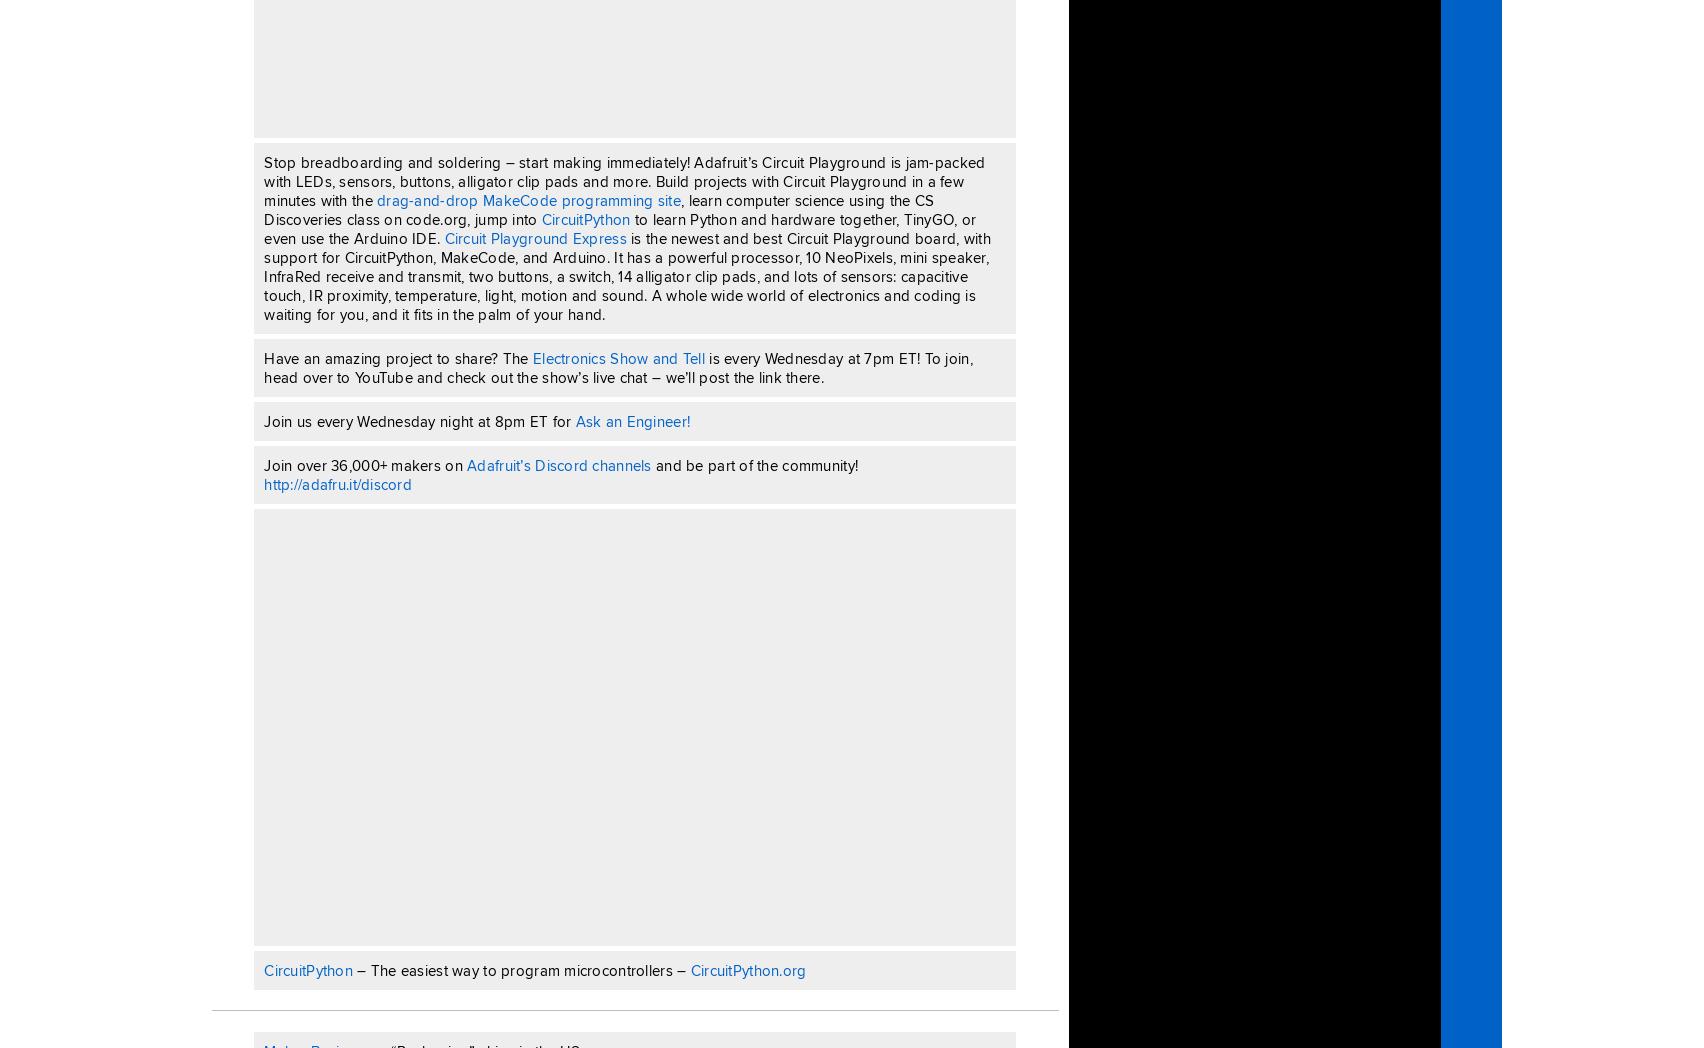  What do you see at coordinates (535, 237) in the screenshot?
I see `'Circuit Playground Express'` at bounding box center [535, 237].